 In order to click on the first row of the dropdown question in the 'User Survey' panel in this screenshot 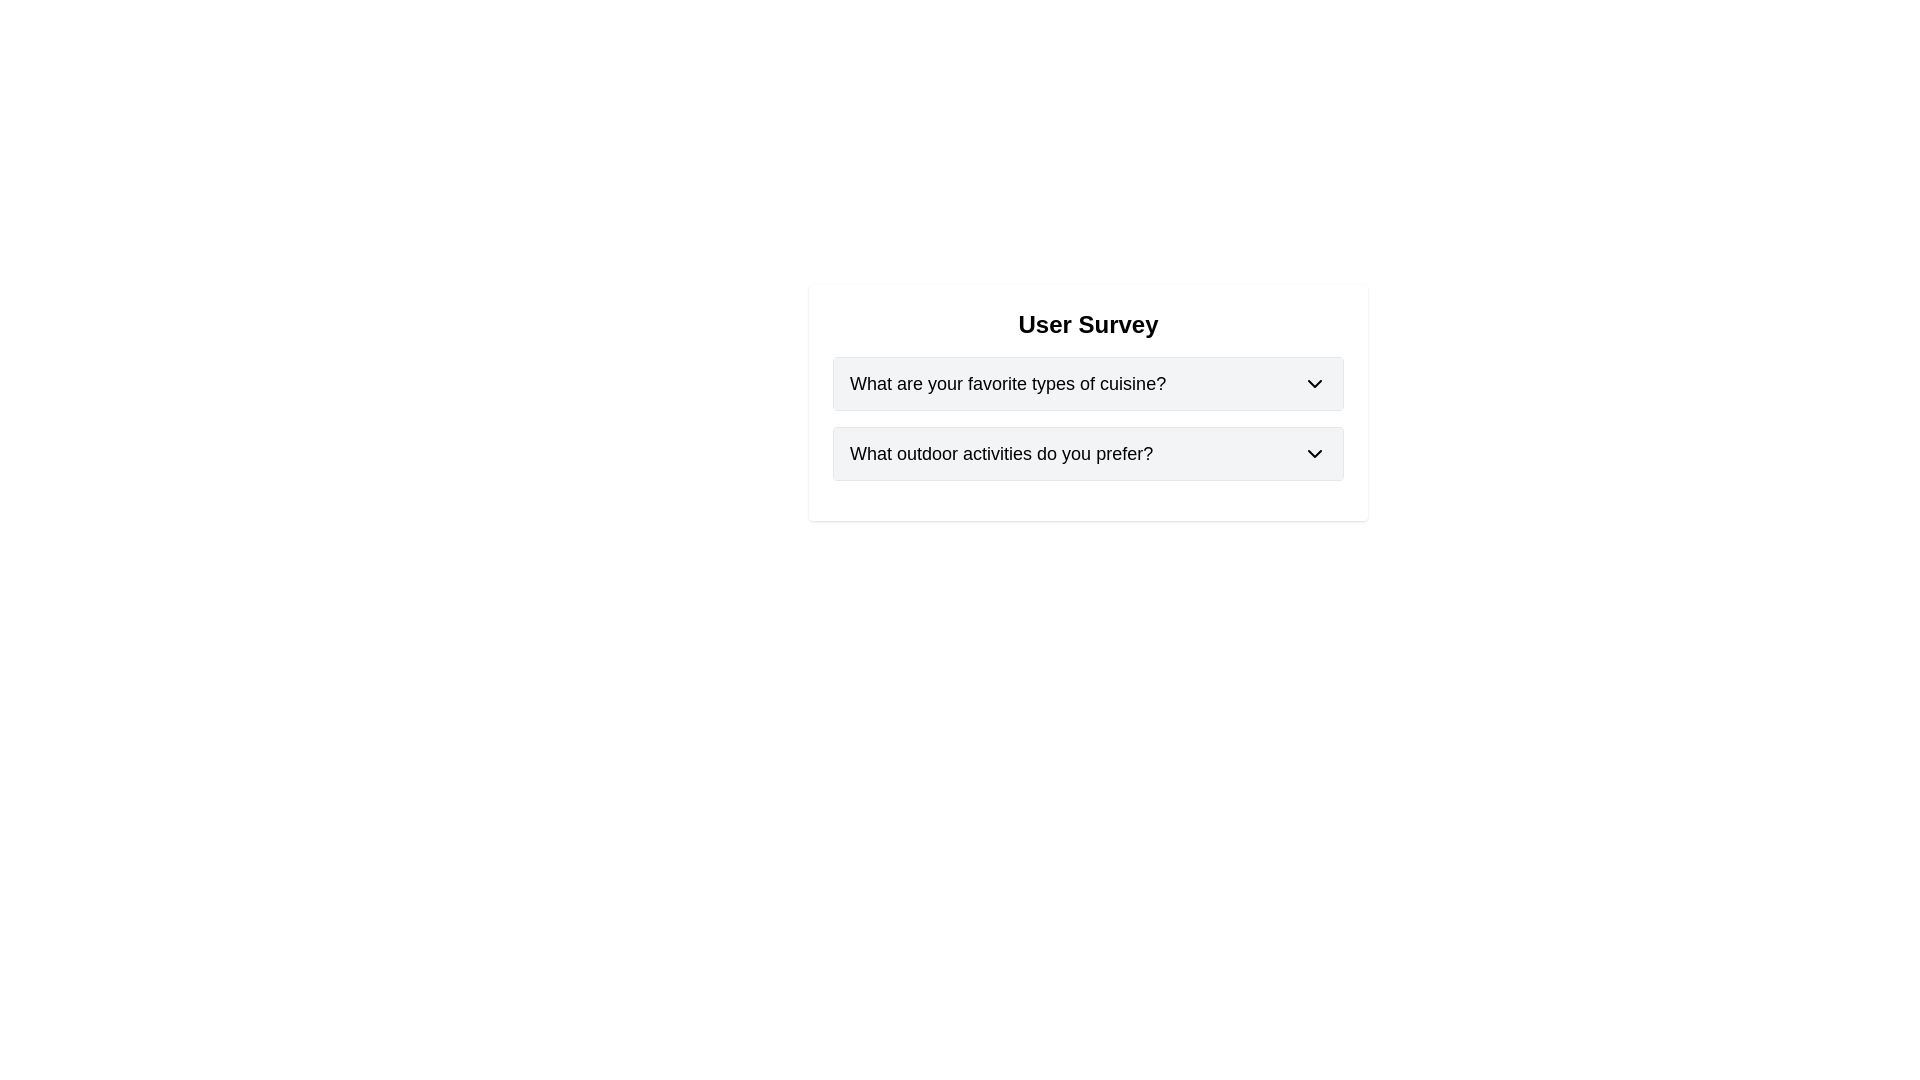, I will do `click(1087, 384)`.